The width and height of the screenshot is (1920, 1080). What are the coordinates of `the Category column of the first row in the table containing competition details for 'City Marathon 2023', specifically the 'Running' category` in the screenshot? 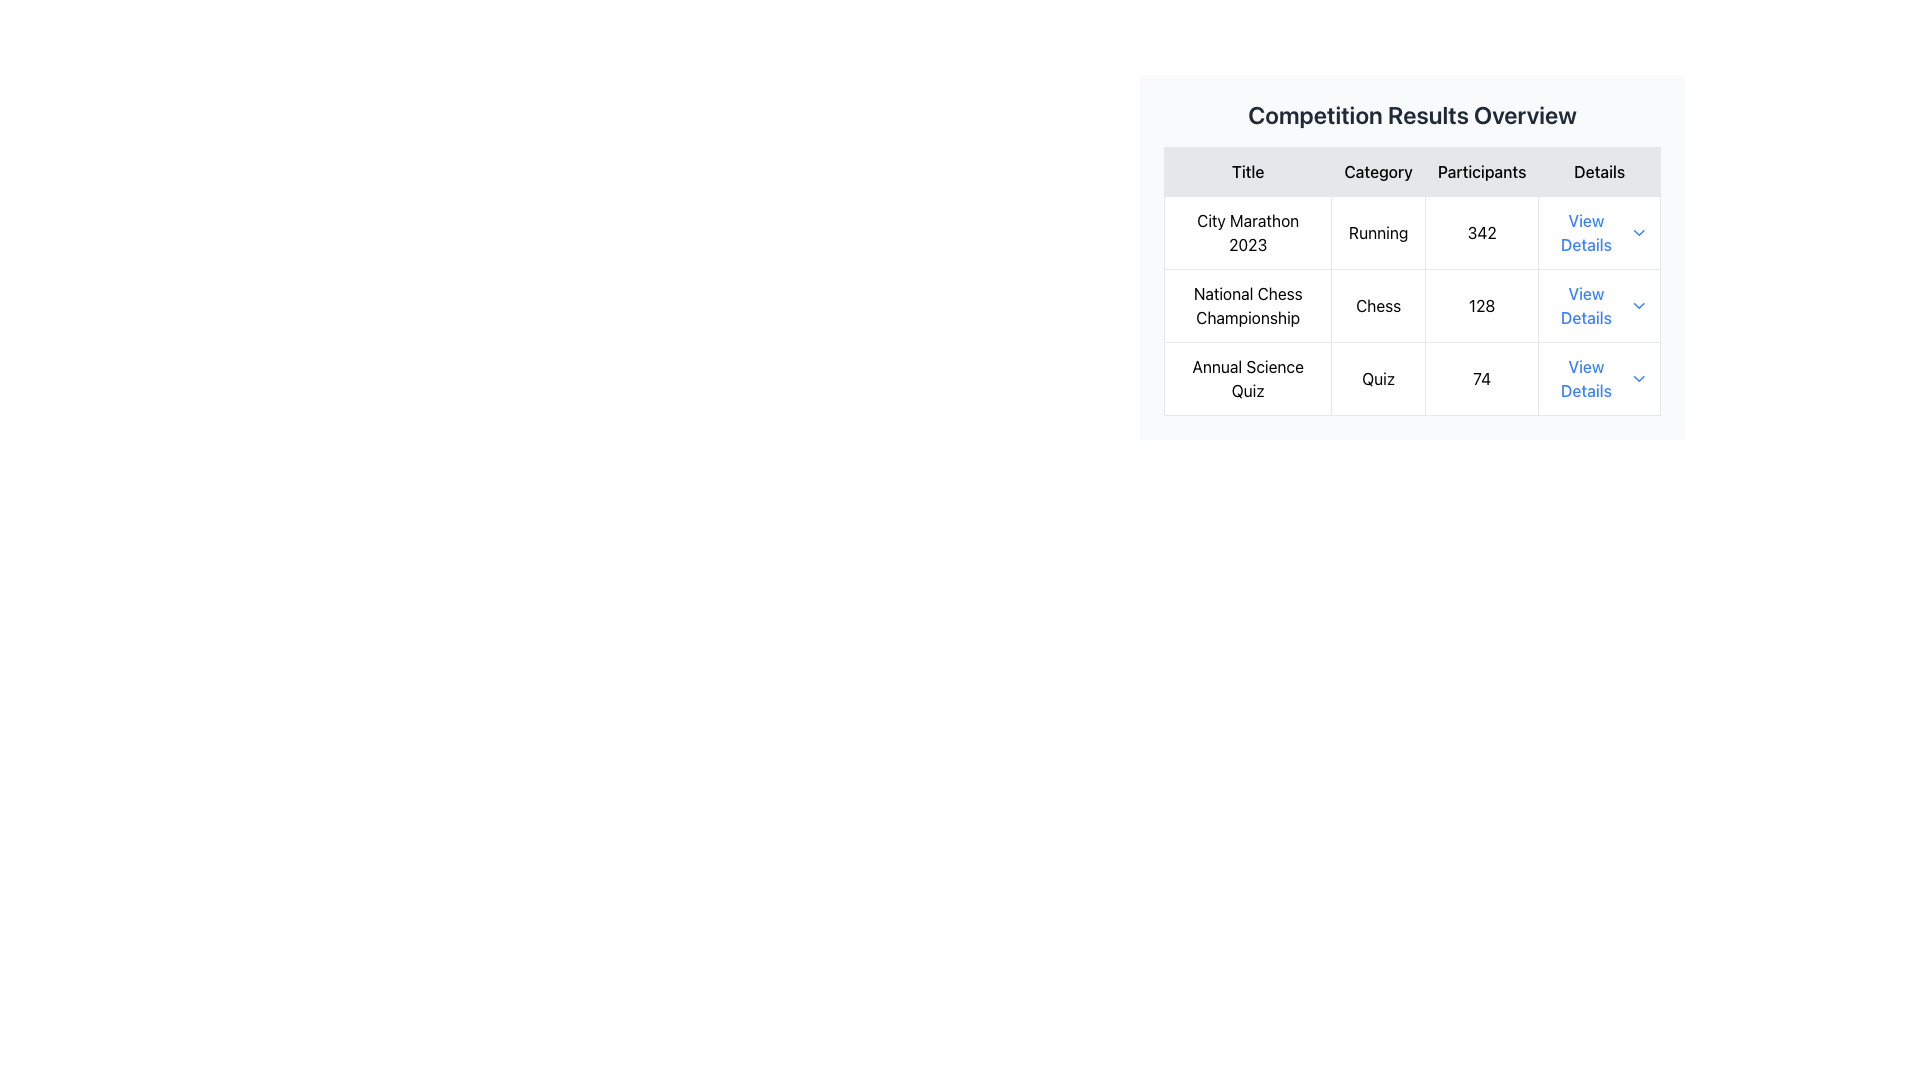 It's located at (1411, 256).